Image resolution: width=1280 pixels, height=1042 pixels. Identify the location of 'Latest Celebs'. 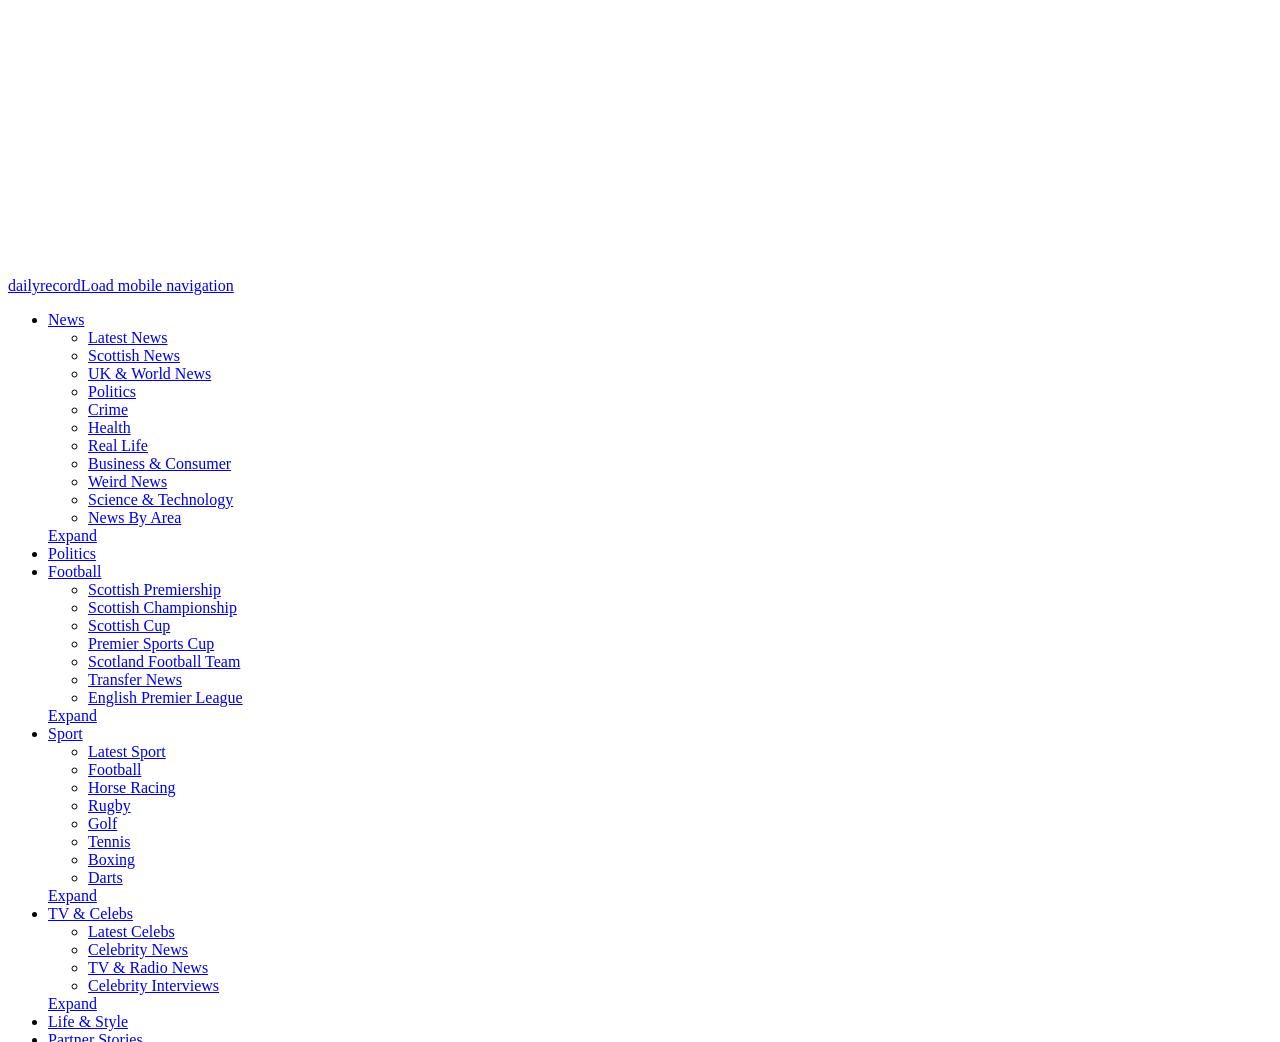
(129, 930).